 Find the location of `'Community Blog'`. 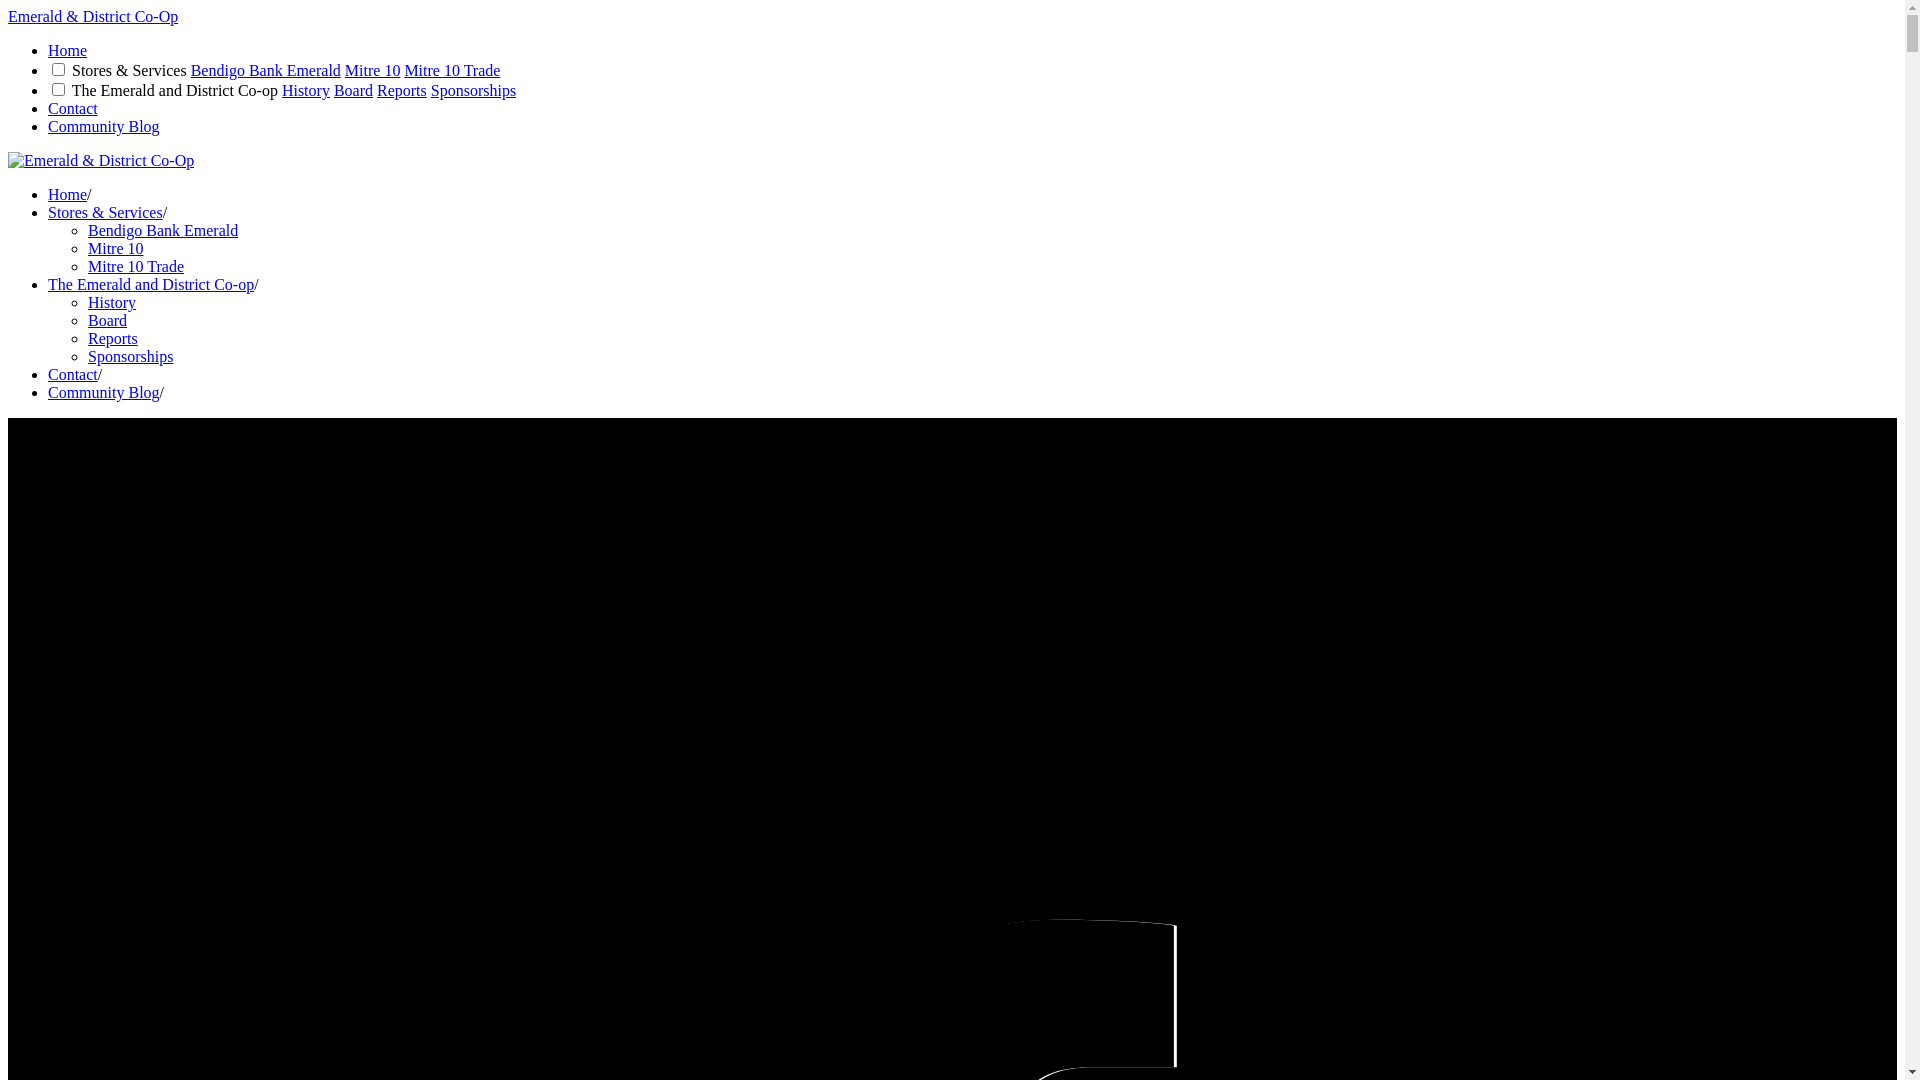

'Community Blog' is located at coordinates (48, 126).